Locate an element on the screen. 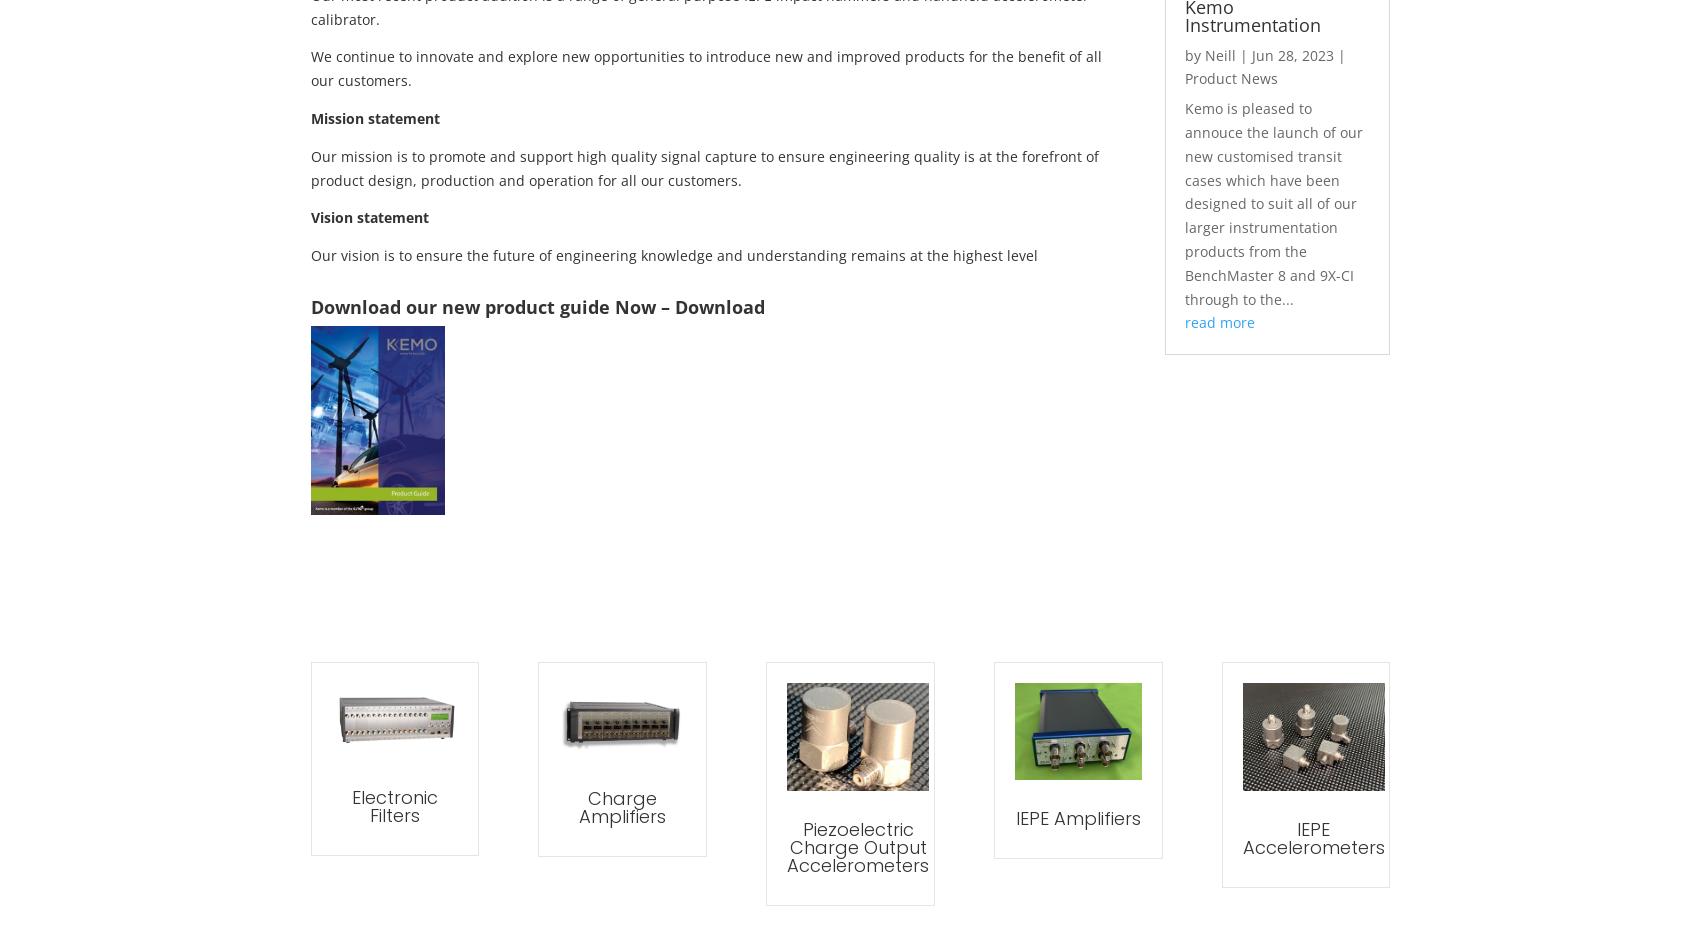 This screenshot has height=947, width=1701. 'Vision statement' is located at coordinates (309, 217).